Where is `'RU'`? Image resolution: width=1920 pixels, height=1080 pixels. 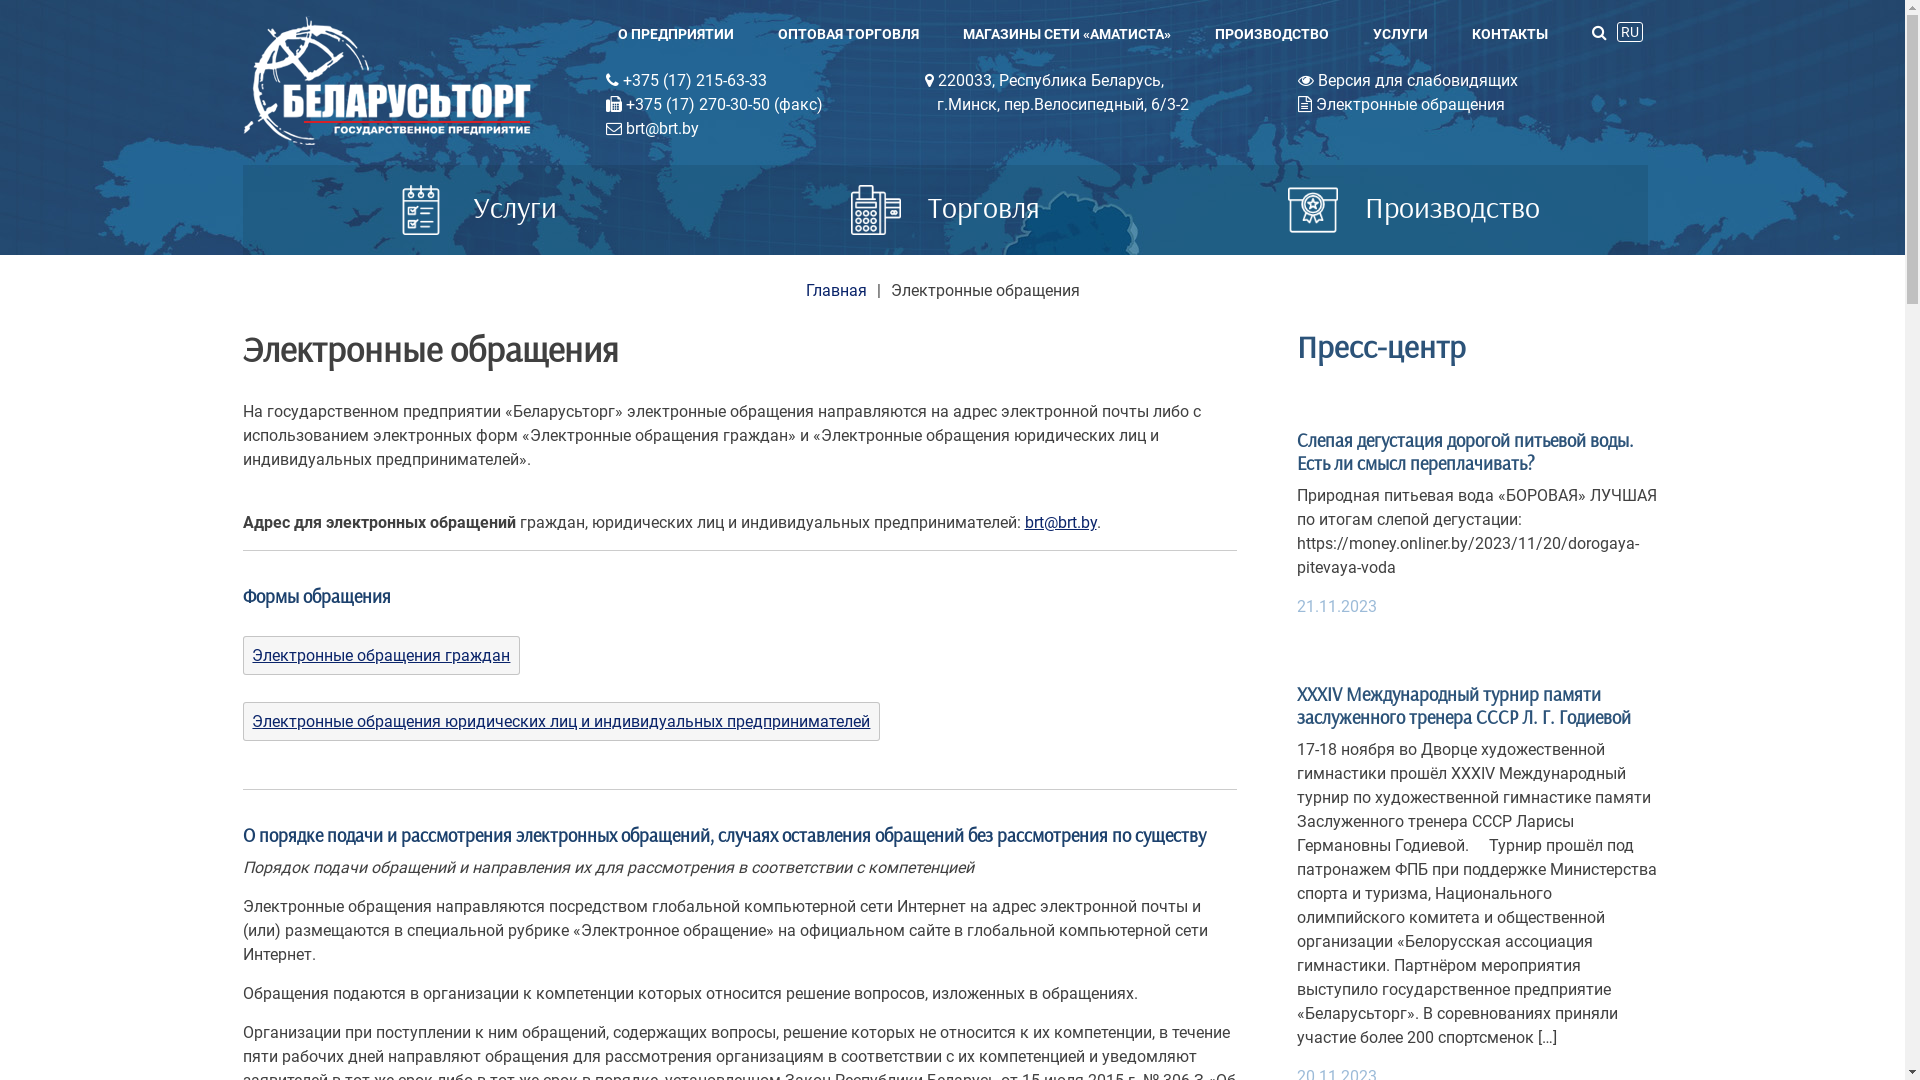 'RU' is located at coordinates (1628, 31).